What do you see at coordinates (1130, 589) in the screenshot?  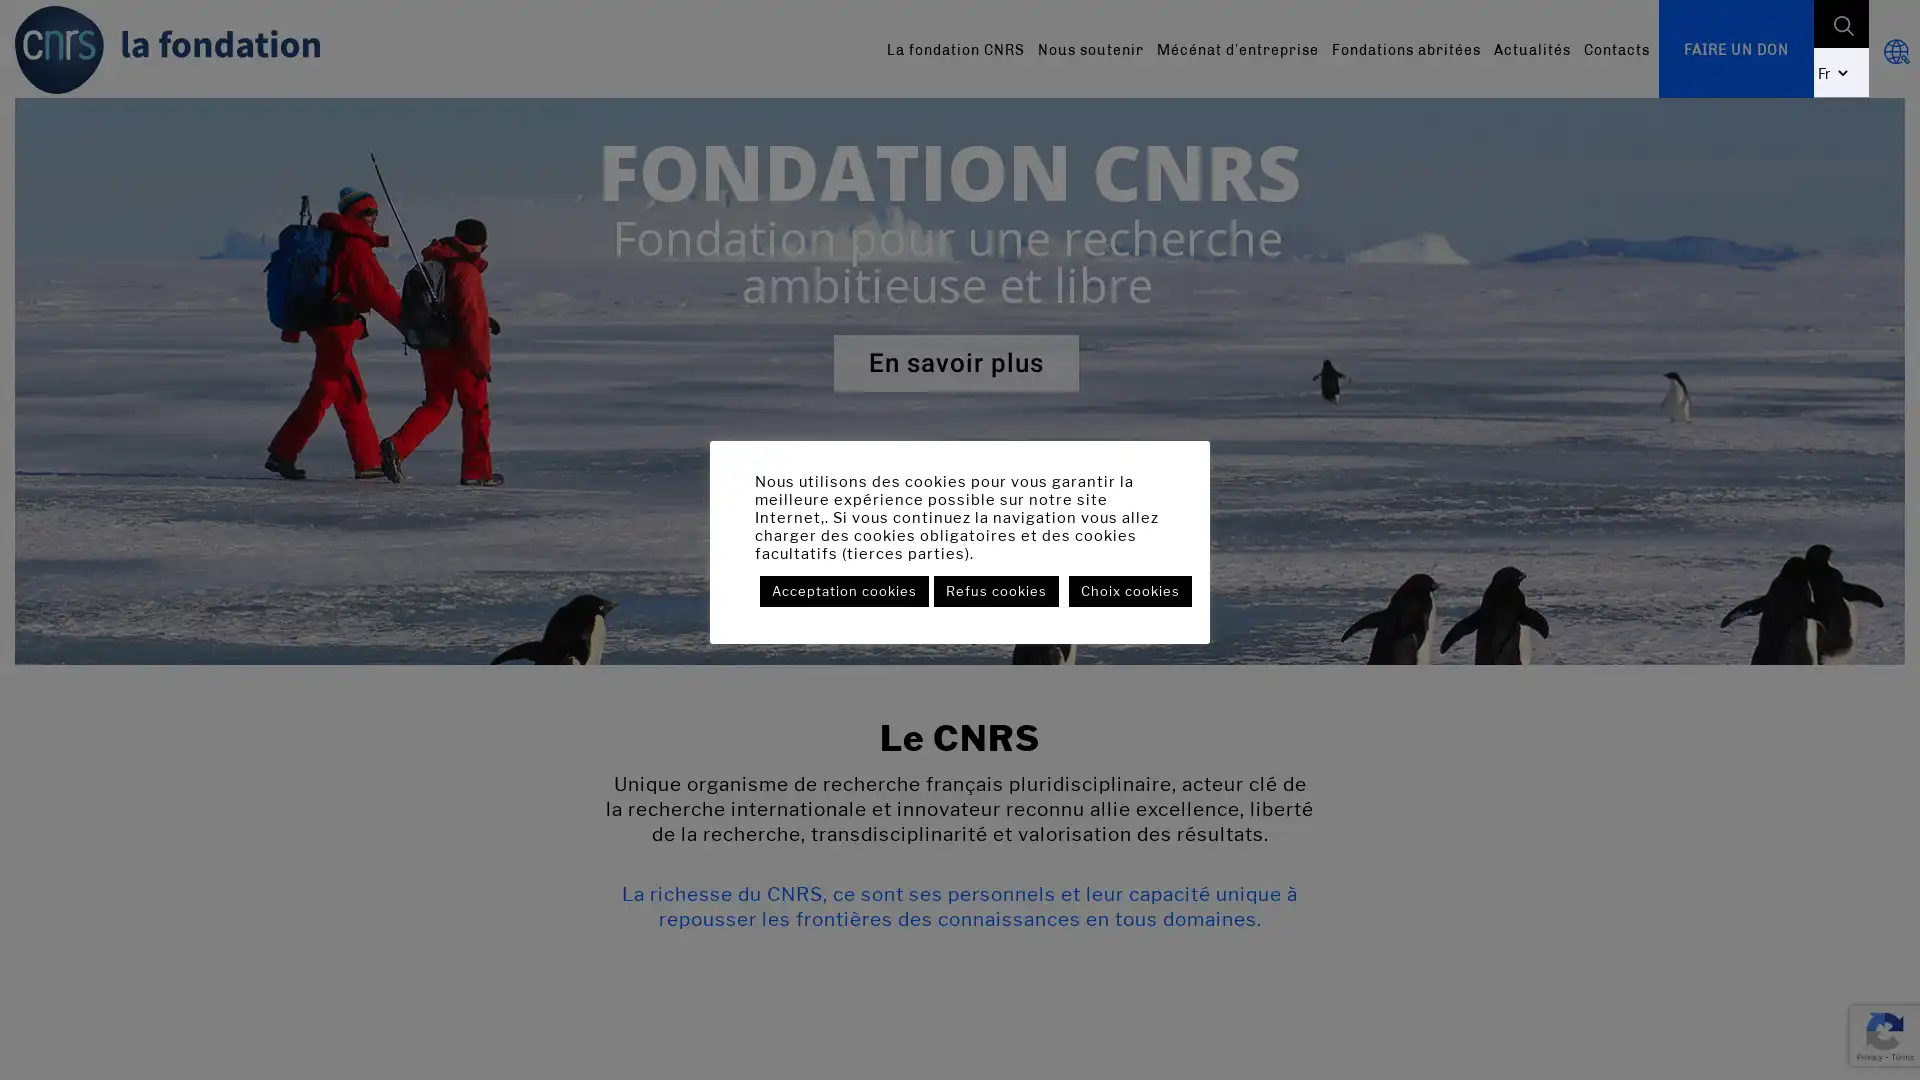 I see `Choix cookies` at bounding box center [1130, 589].